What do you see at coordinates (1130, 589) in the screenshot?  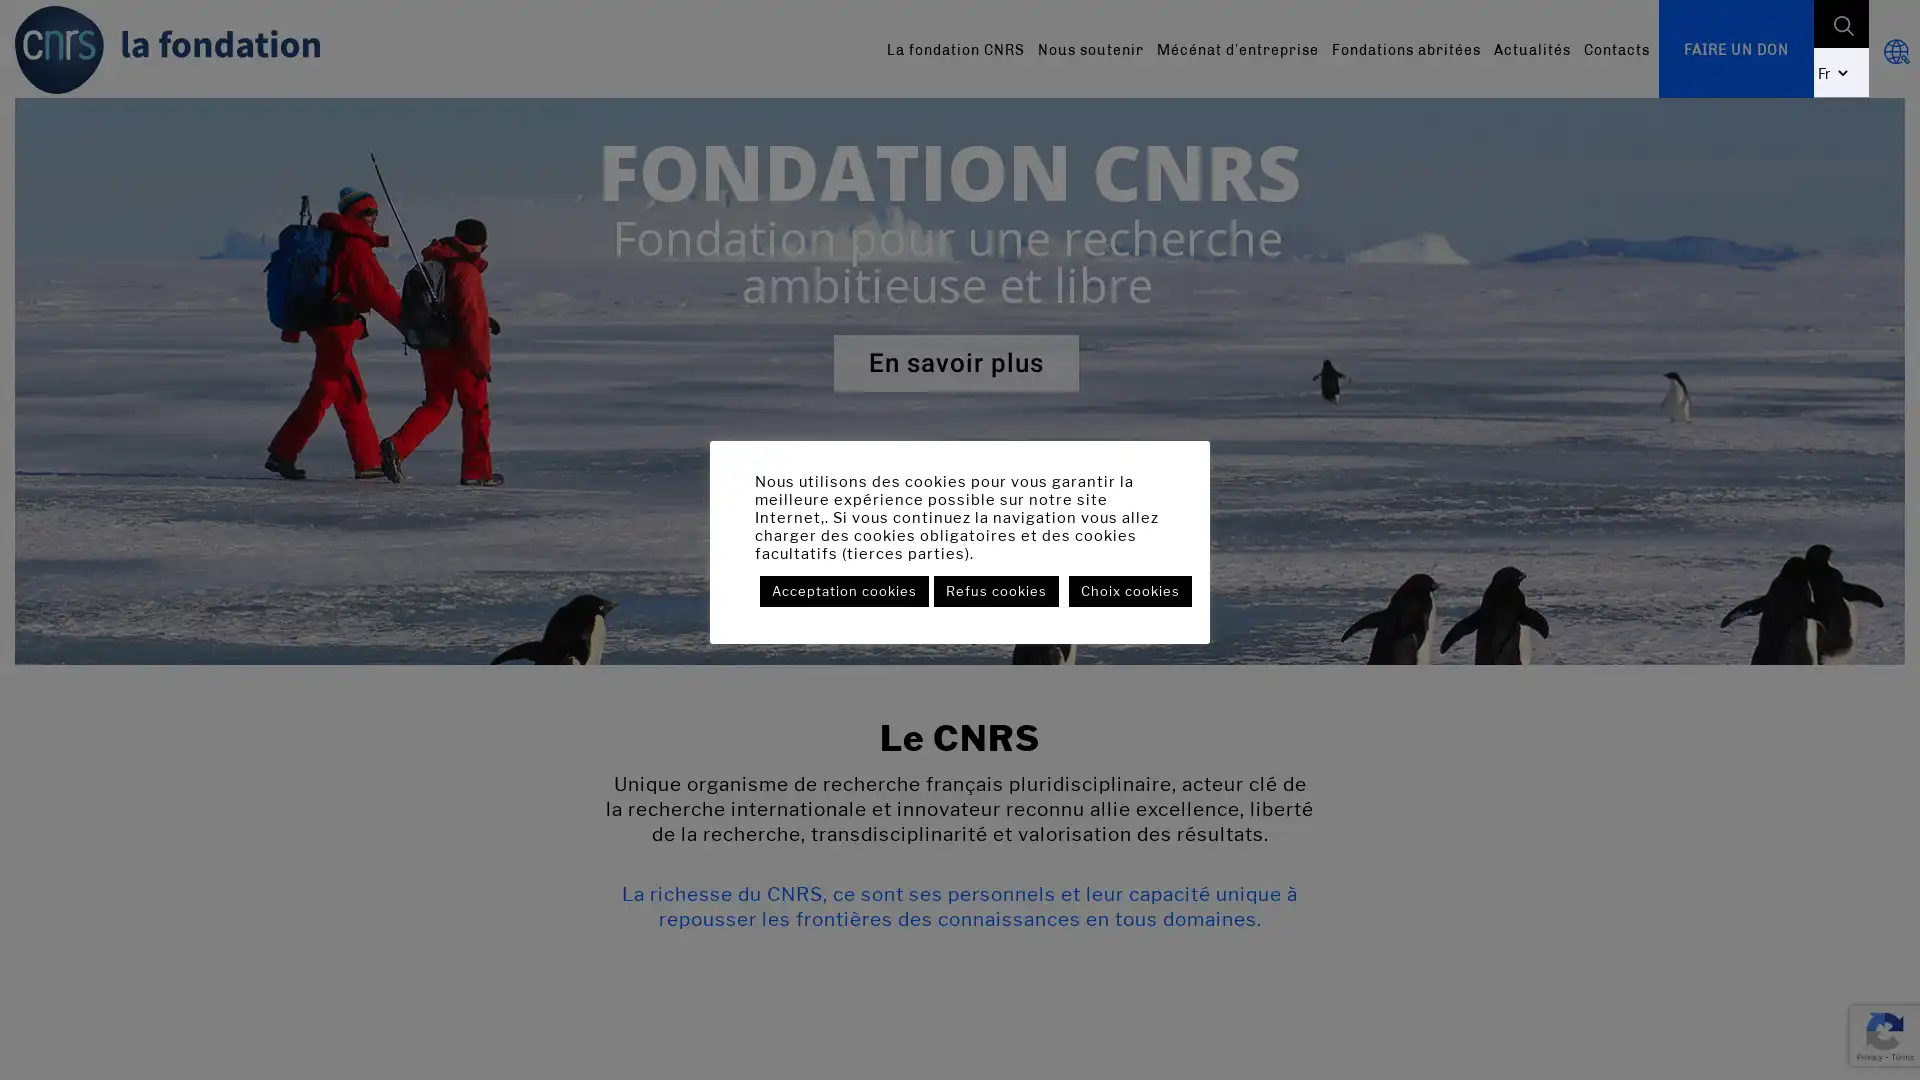 I see `Choix cookies` at bounding box center [1130, 589].